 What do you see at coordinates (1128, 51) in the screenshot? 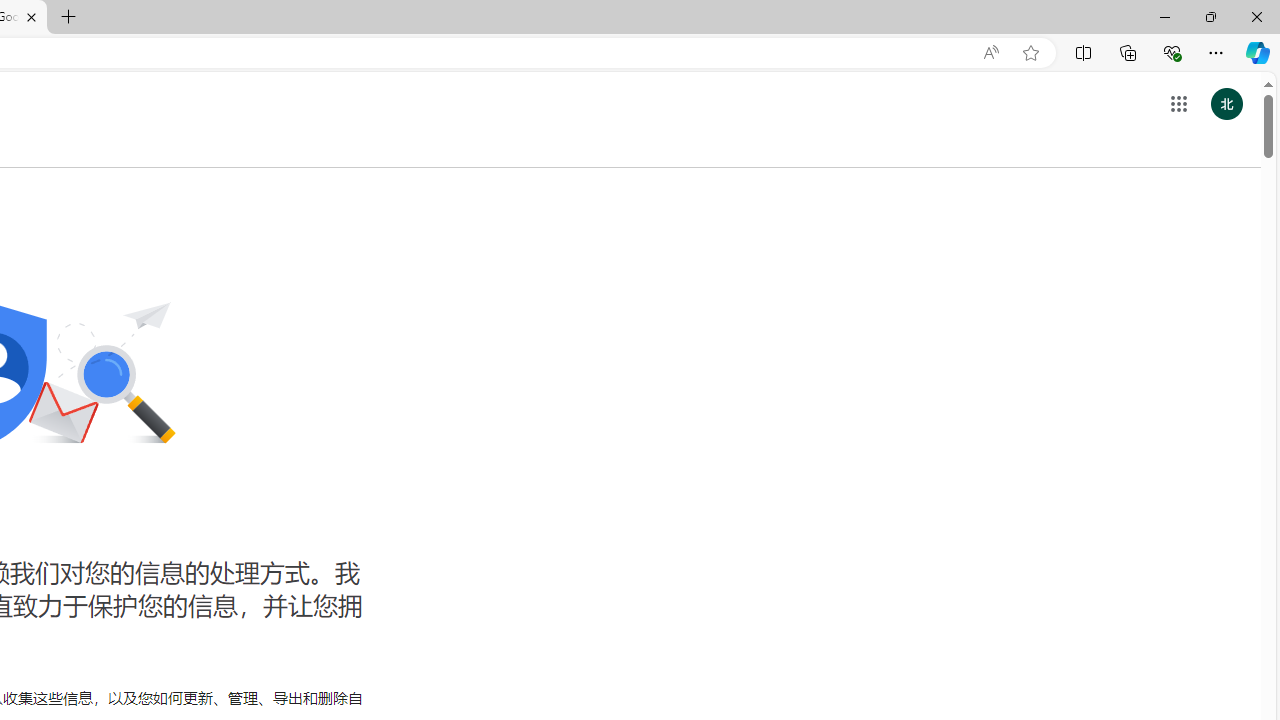
I see `'Collections'` at bounding box center [1128, 51].